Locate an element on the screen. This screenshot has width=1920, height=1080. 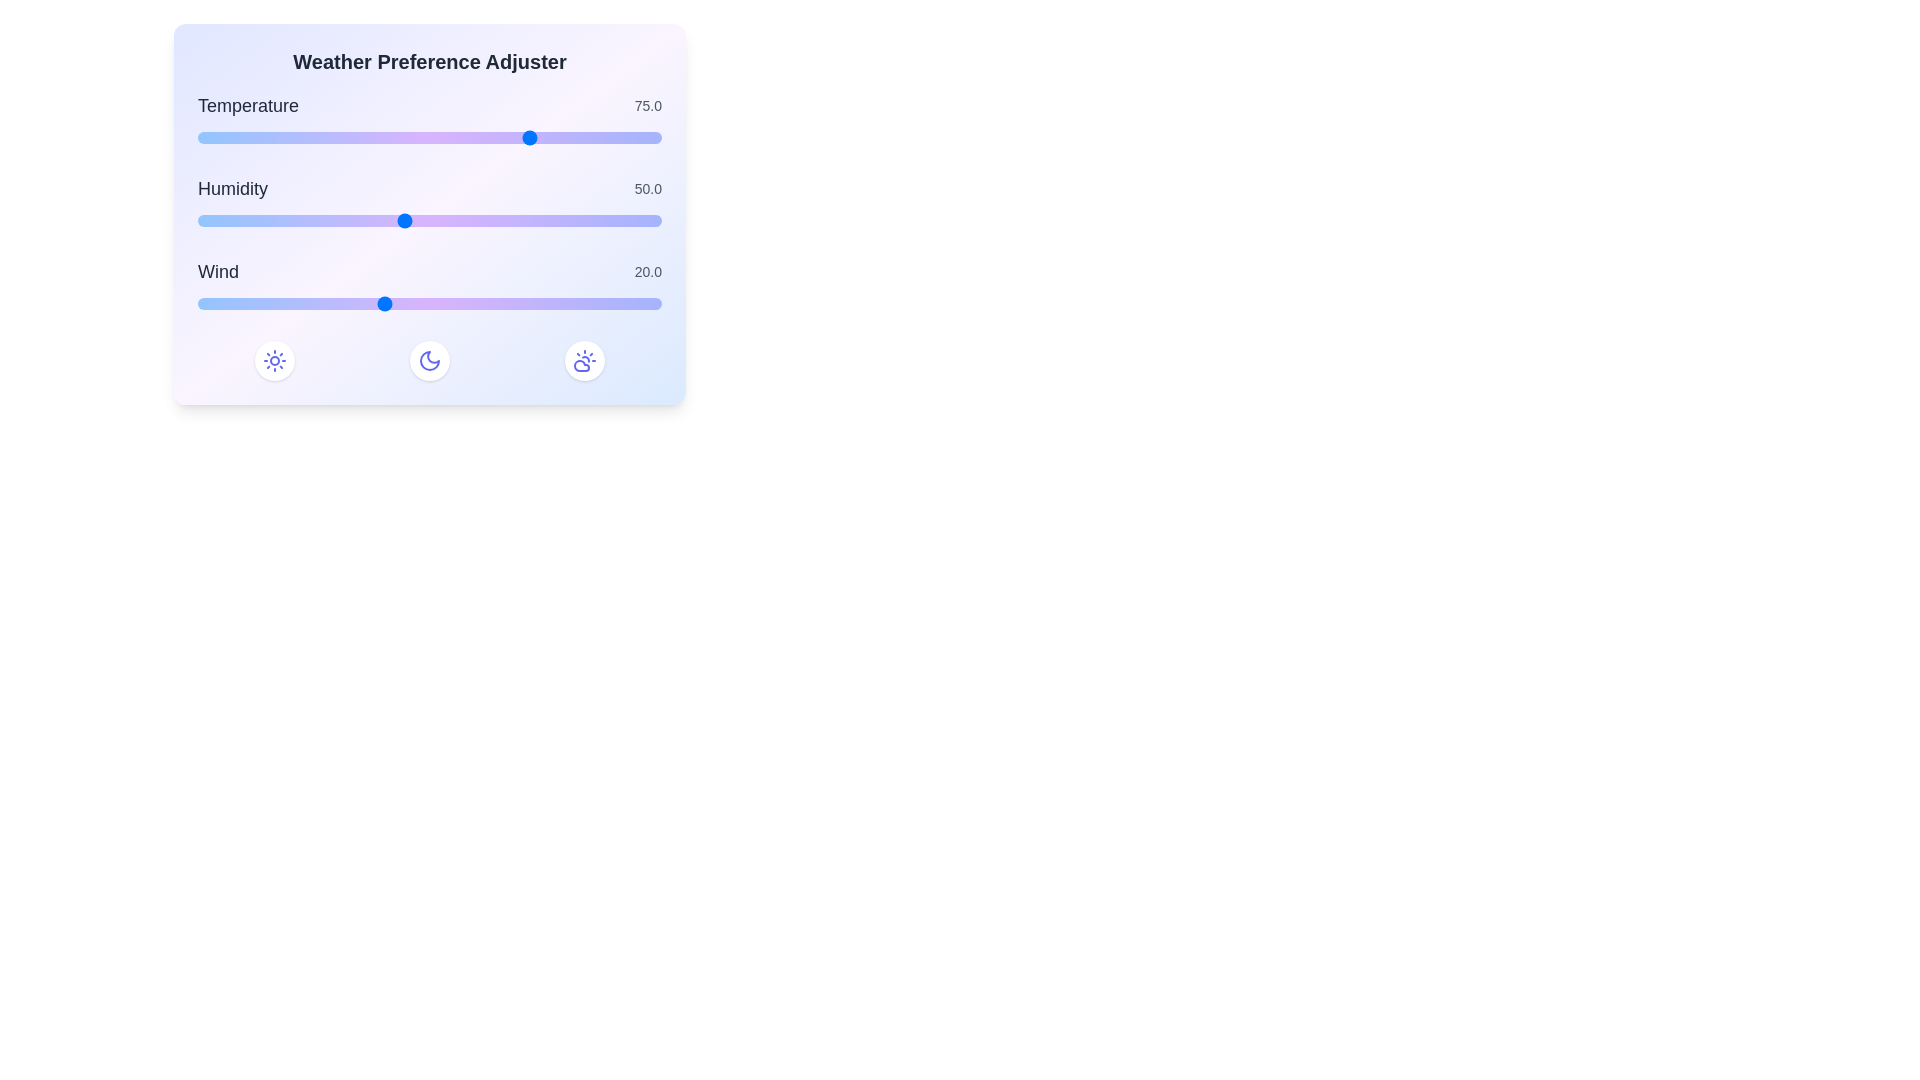
the third circular icon button at the bottom-right corner of the 'Weather Preference Adjuster' panel is located at coordinates (274, 361).